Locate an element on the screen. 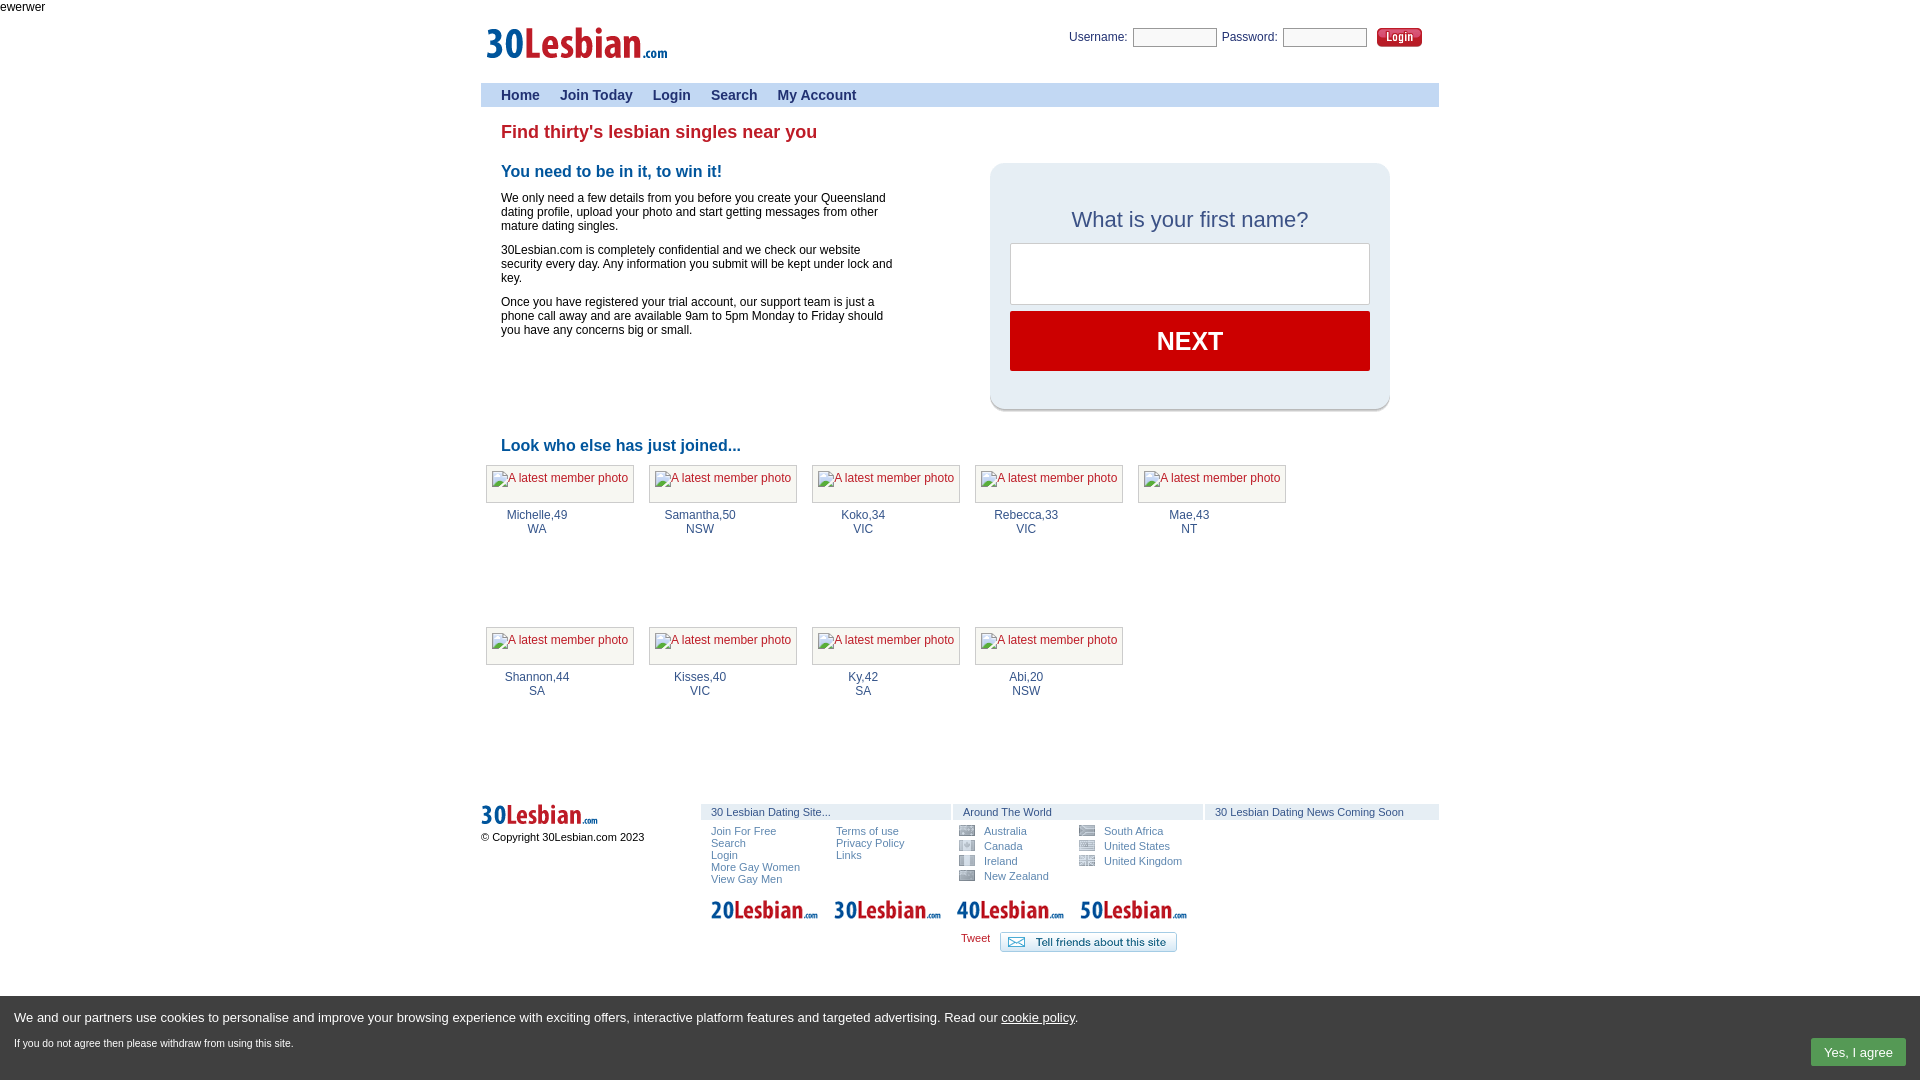 Image resolution: width=1920 pixels, height=1080 pixels. 'Join Today' is located at coordinates (595, 95).